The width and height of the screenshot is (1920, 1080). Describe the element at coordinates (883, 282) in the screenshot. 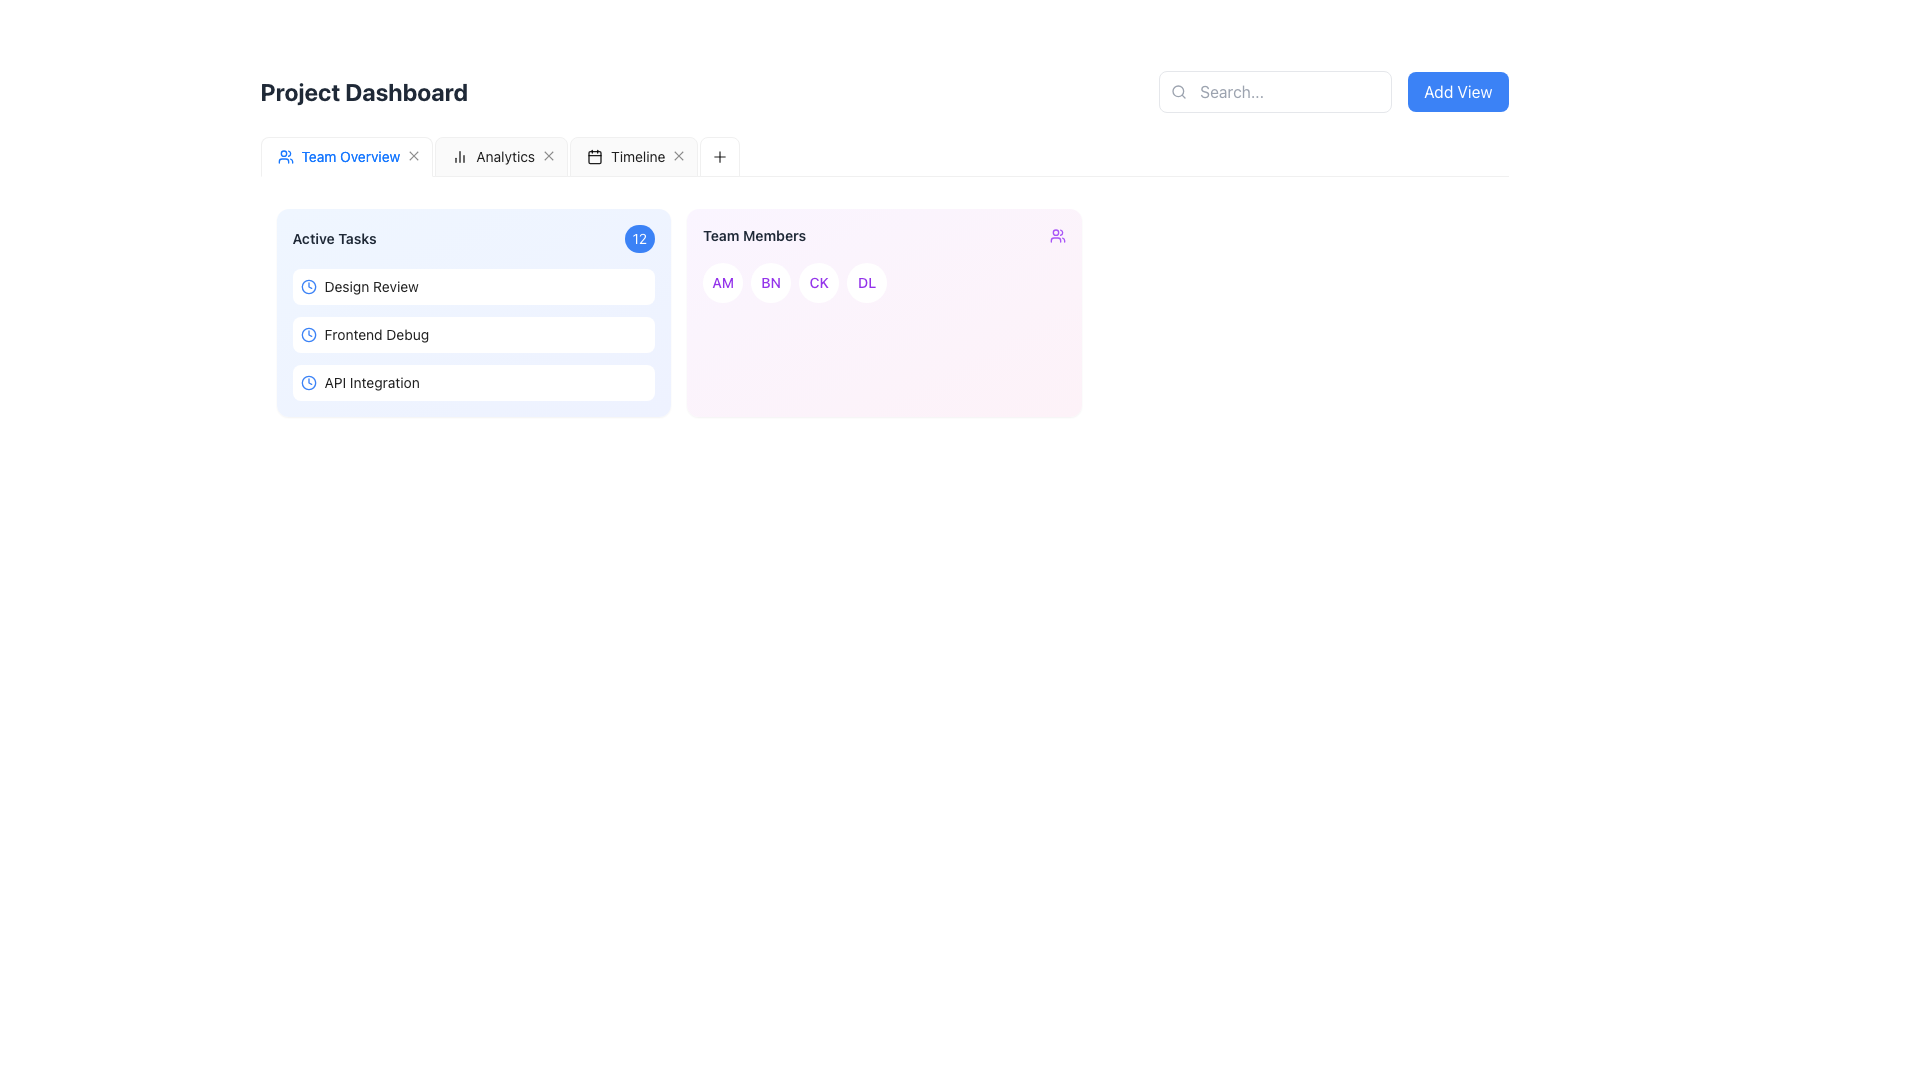

I see `the horizontal layout of circle avatars representing team members, located within the 'Team Members' card, positioned to the right of the 'Active Tasks' card` at that location.